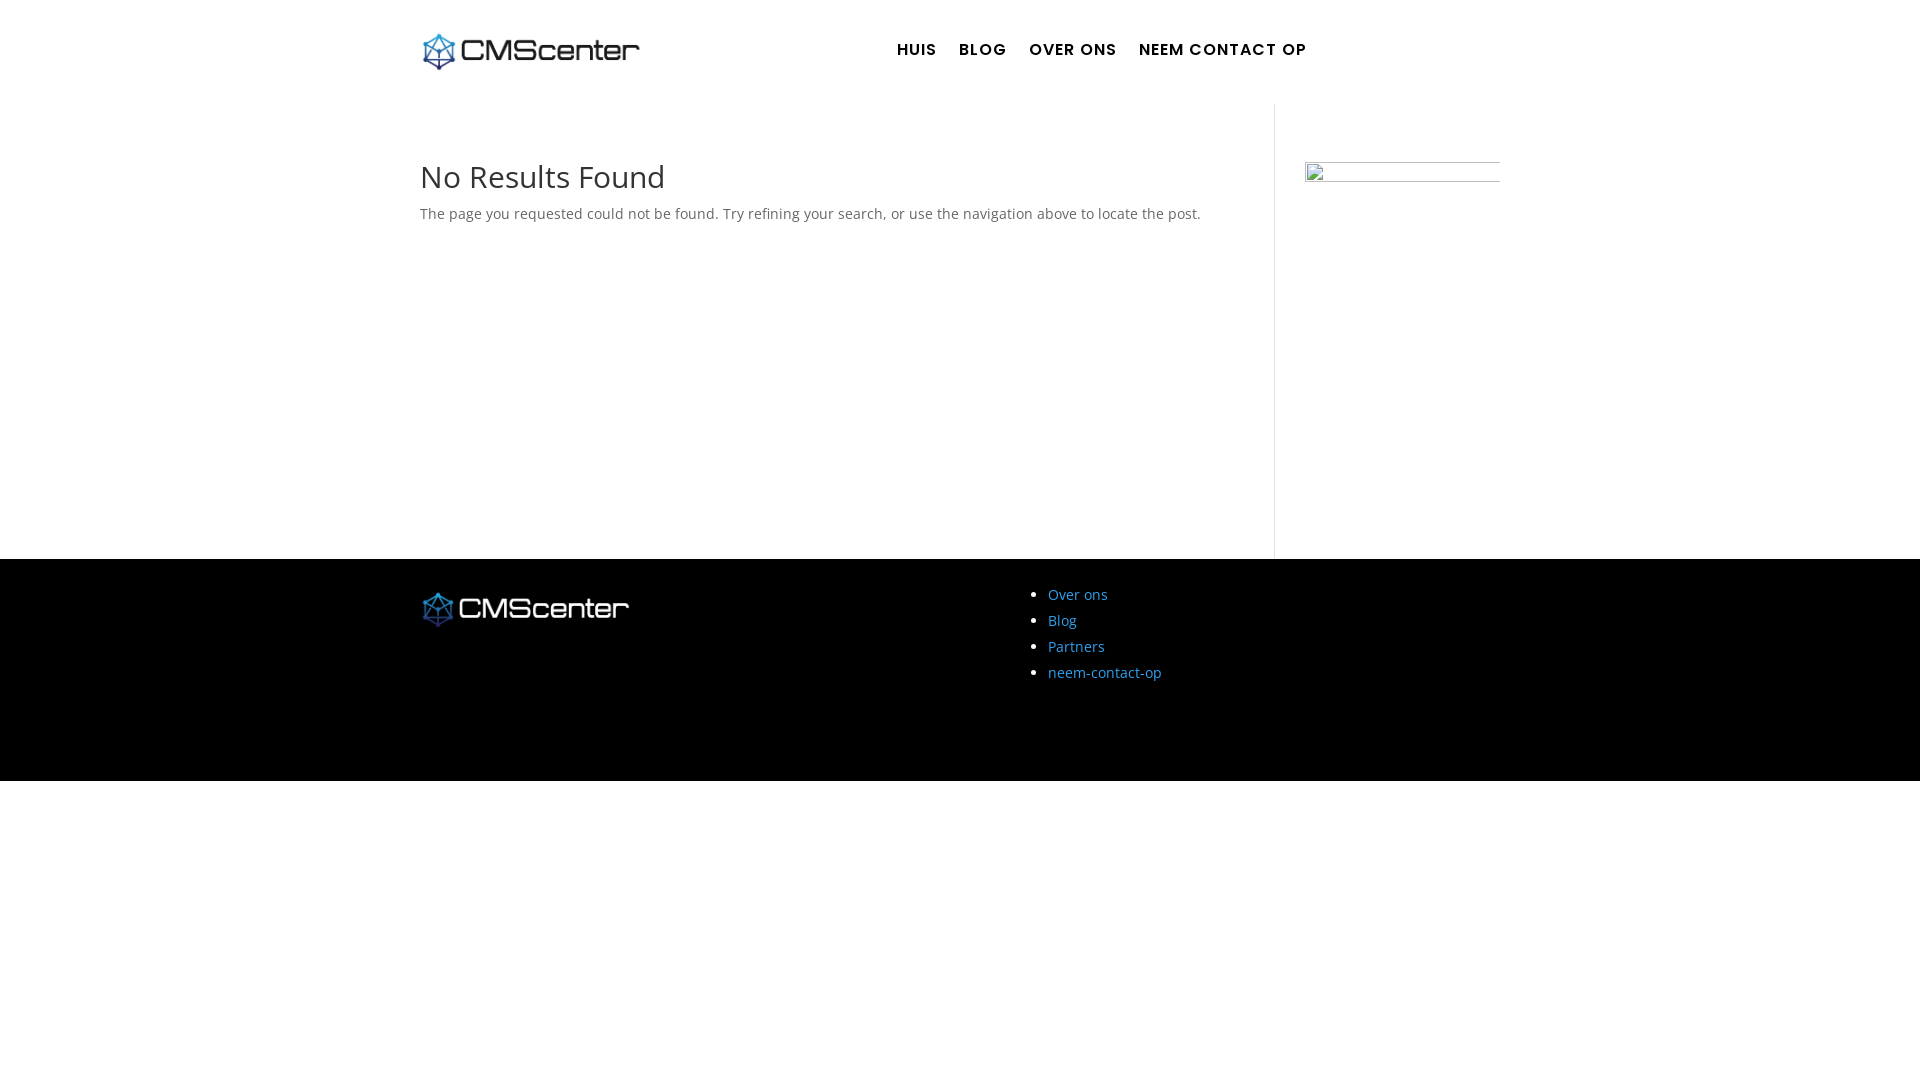  What do you see at coordinates (1072, 53) in the screenshot?
I see `'OVER ONS'` at bounding box center [1072, 53].